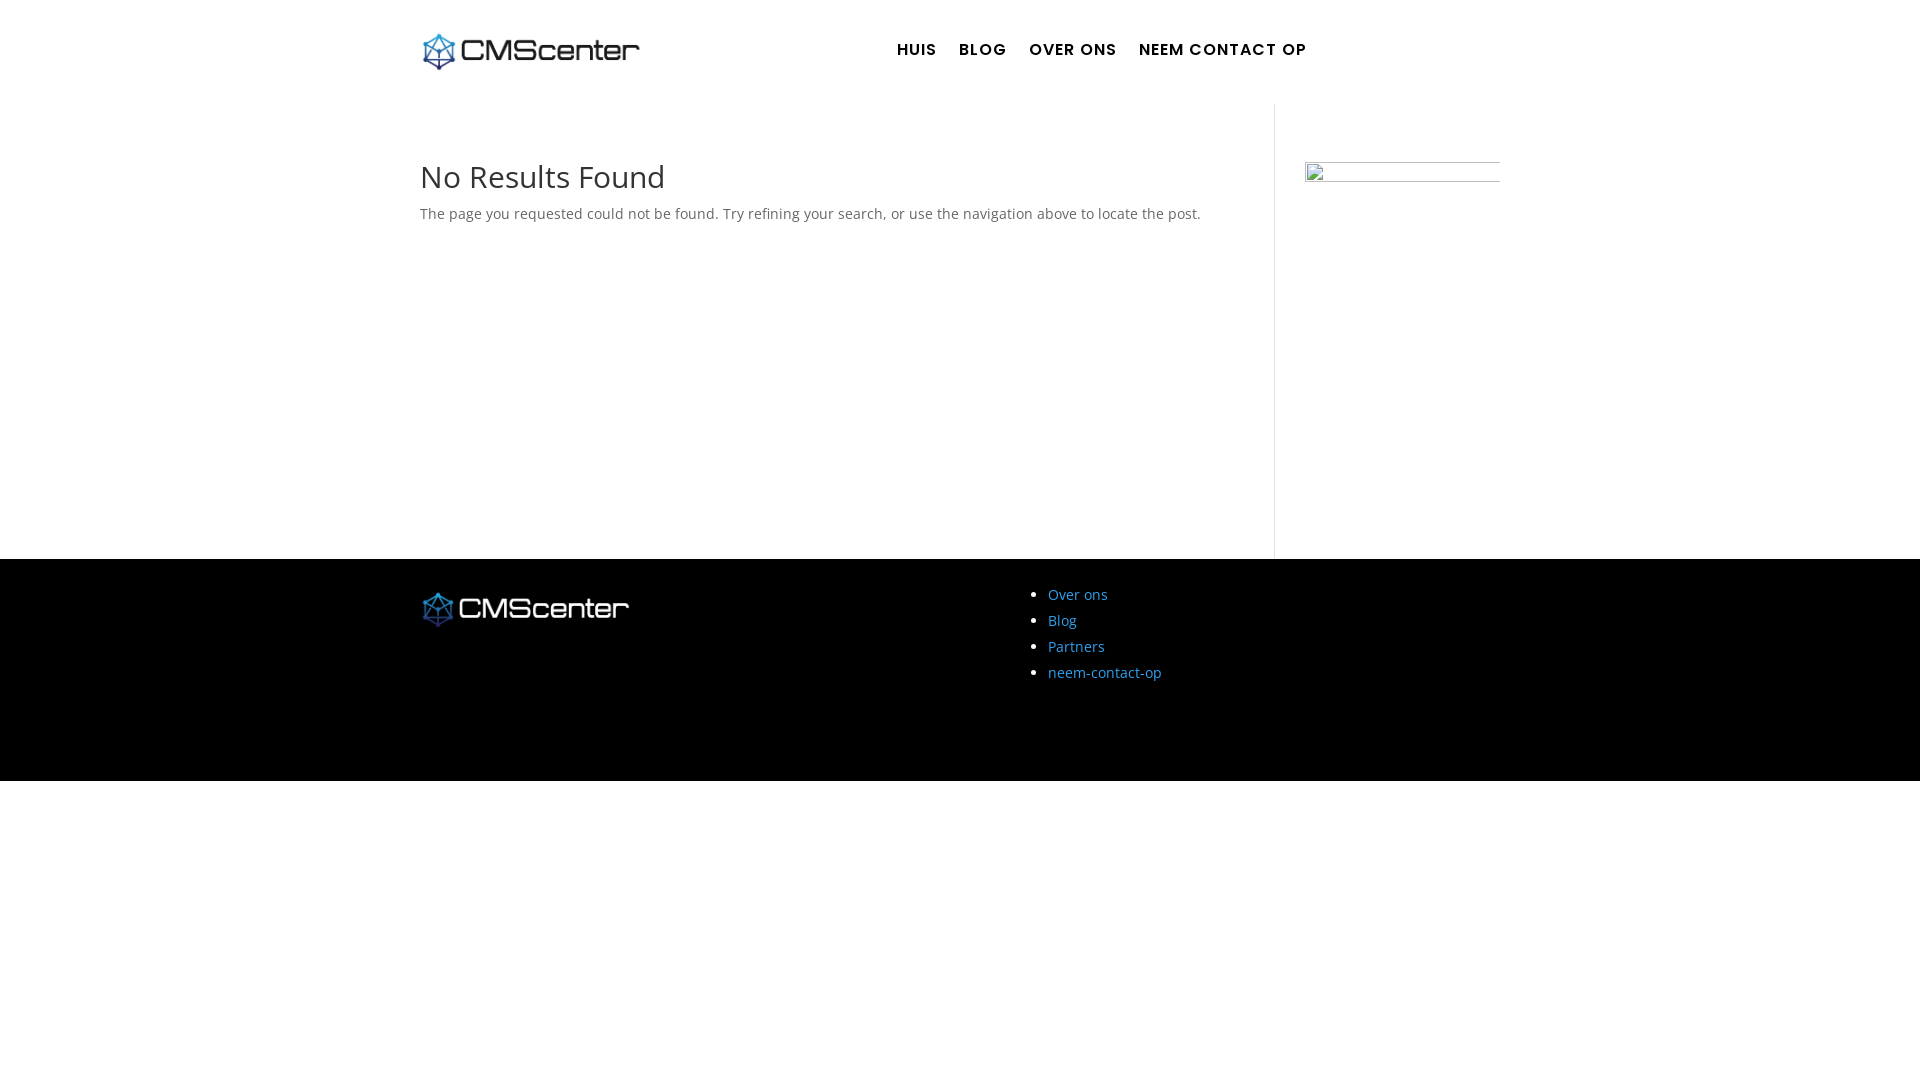  What do you see at coordinates (1072, 53) in the screenshot?
I see `'OVER ONS'` at bounding box center [1072, 53].